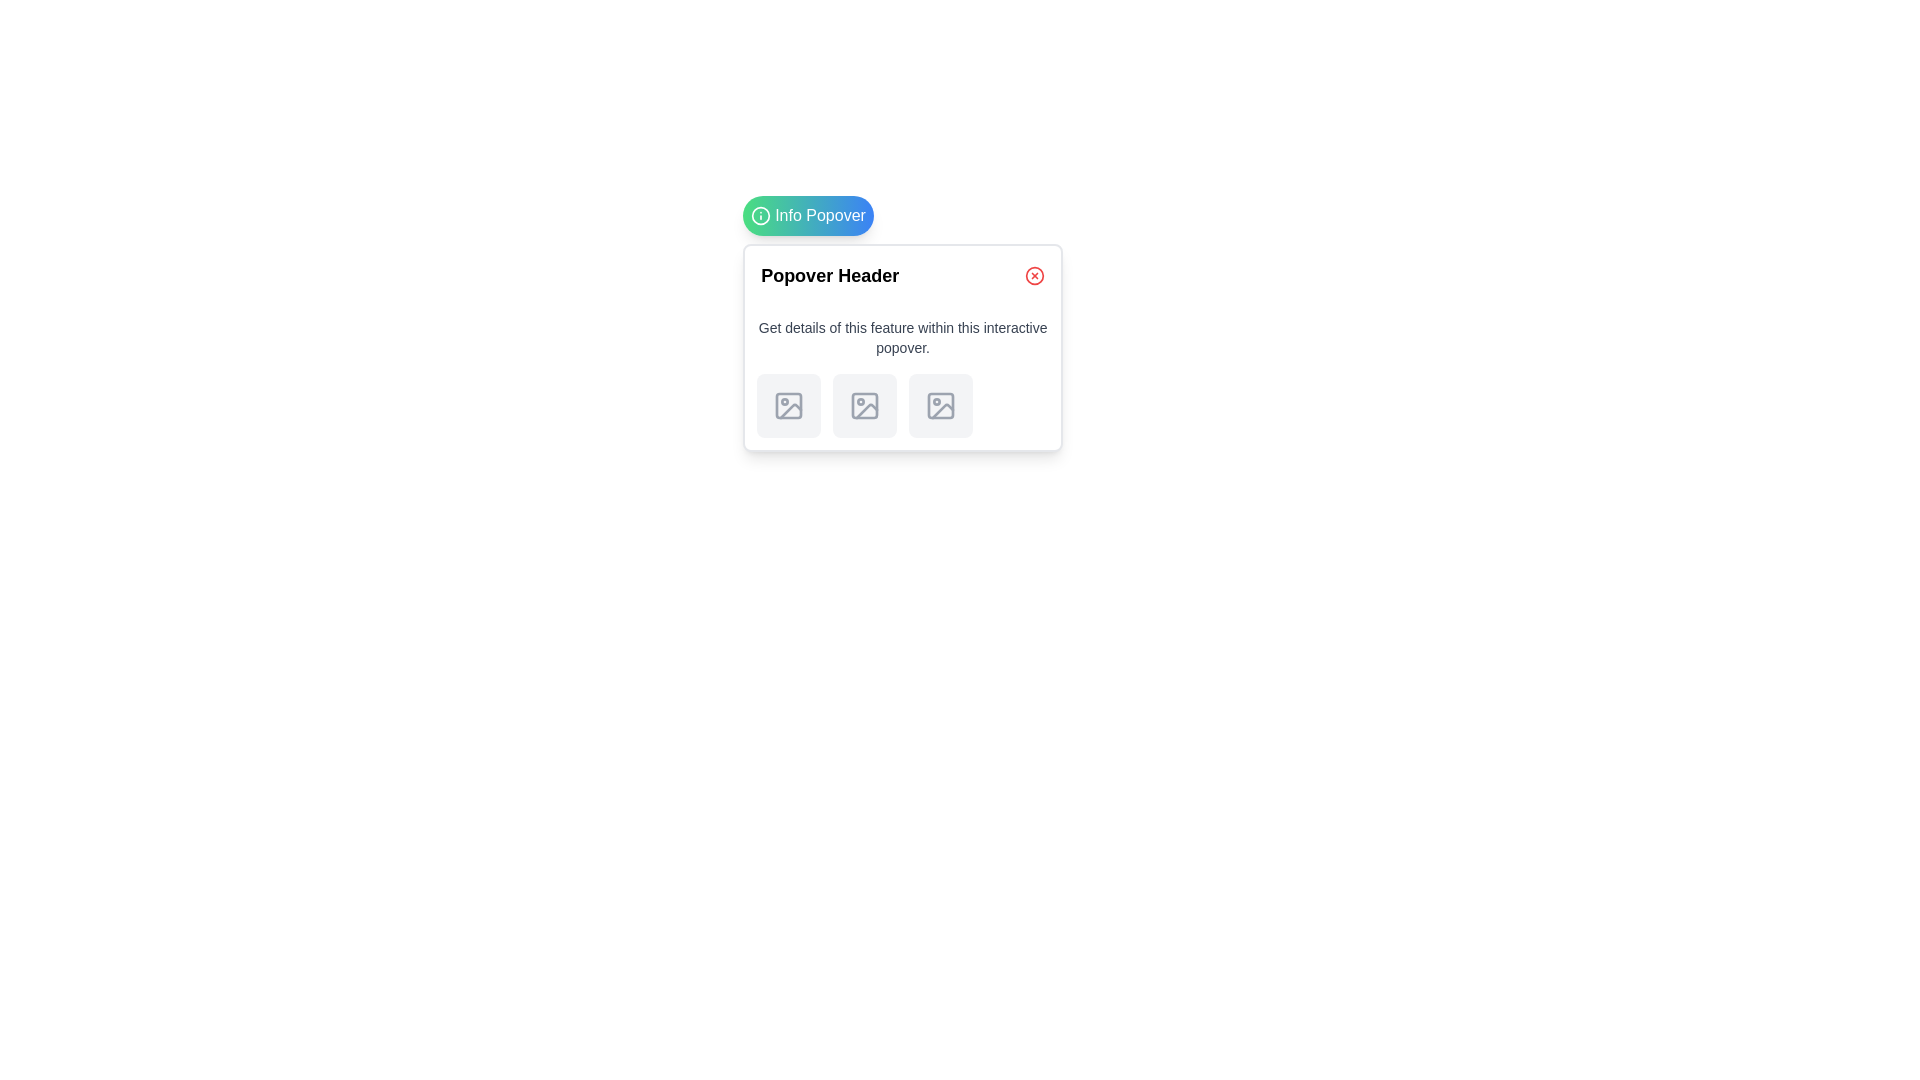  What do you see at coordinates (808, 216) in the screenshot?
I see `the interactive button or information label located at the top-left corner of the popover box` at bounding box center [808, 216].